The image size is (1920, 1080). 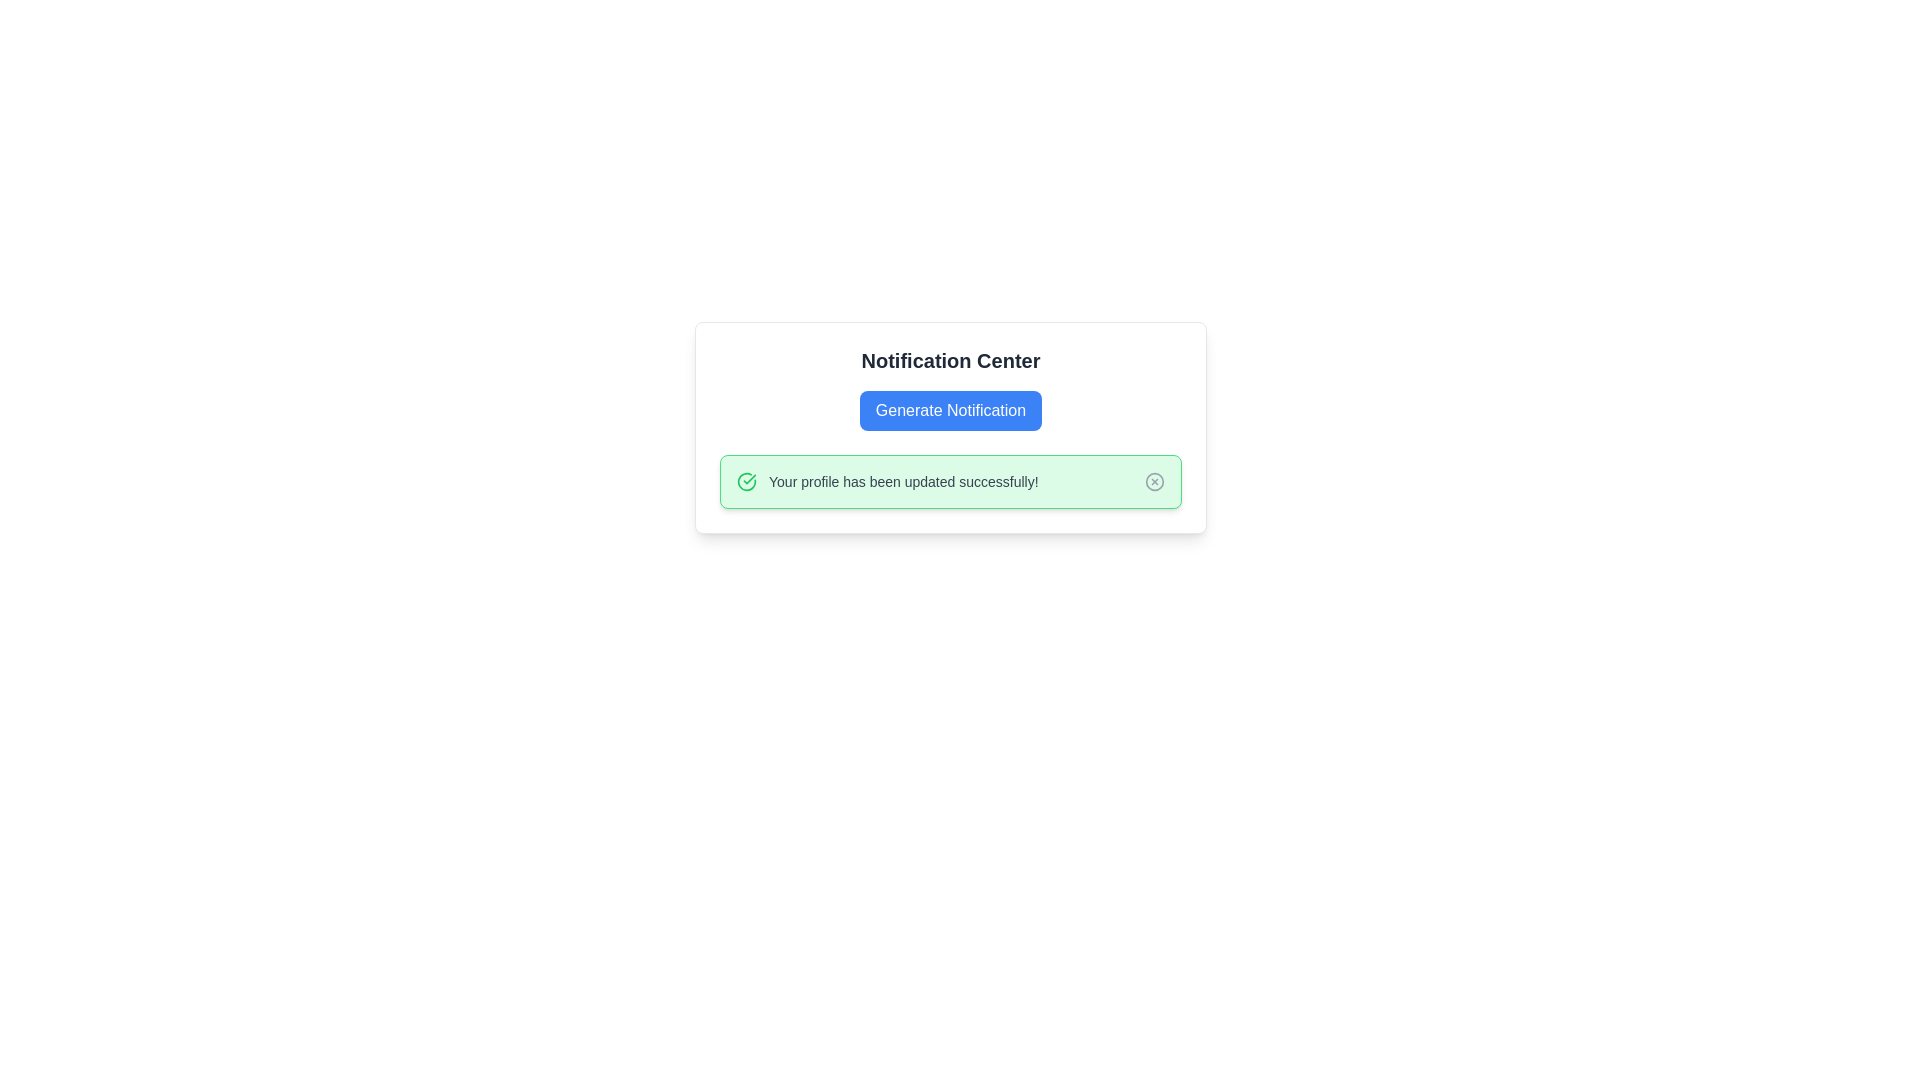 I want to click on the 'Generate Notification' button located below the heading 'Notification Center' and above the message 'Your profile has been updated successfully!', so click(x=949, y=410).